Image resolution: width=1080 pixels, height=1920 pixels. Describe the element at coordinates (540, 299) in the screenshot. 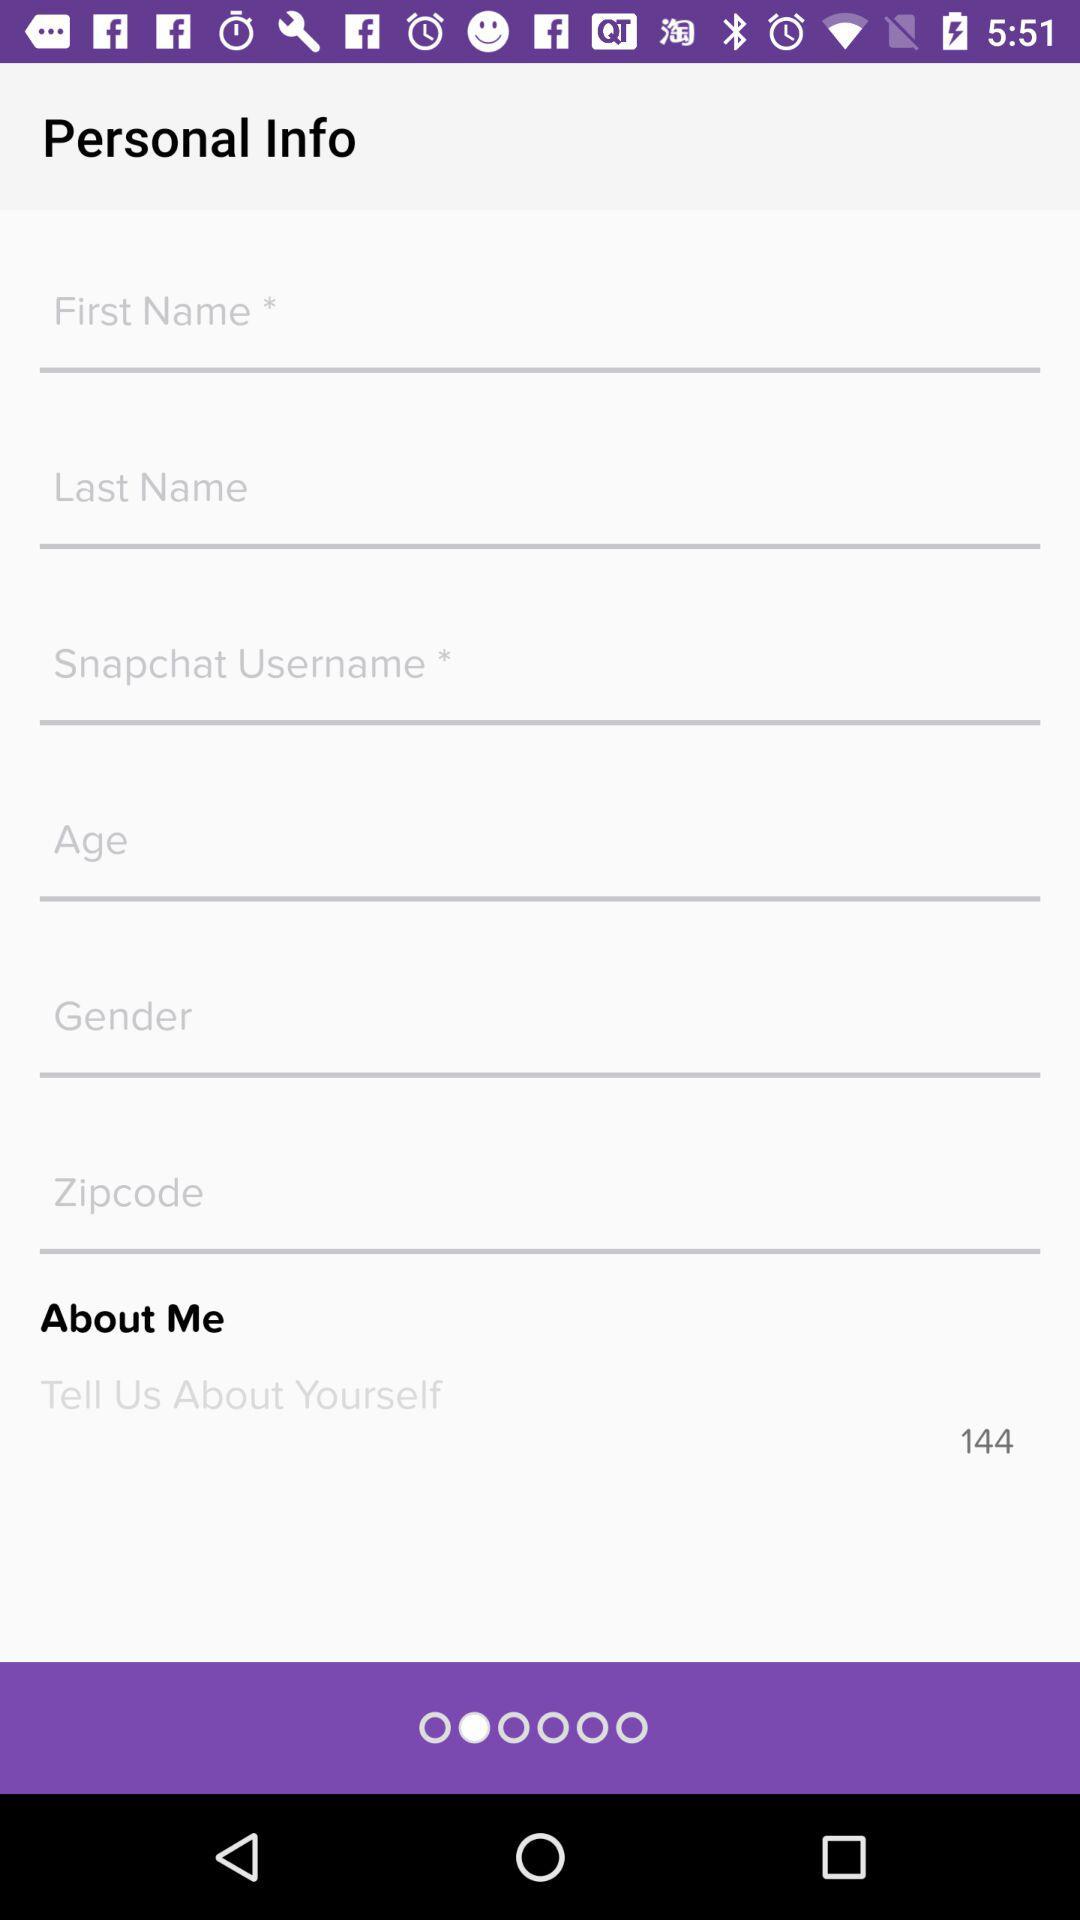

I see `input name` at that location.